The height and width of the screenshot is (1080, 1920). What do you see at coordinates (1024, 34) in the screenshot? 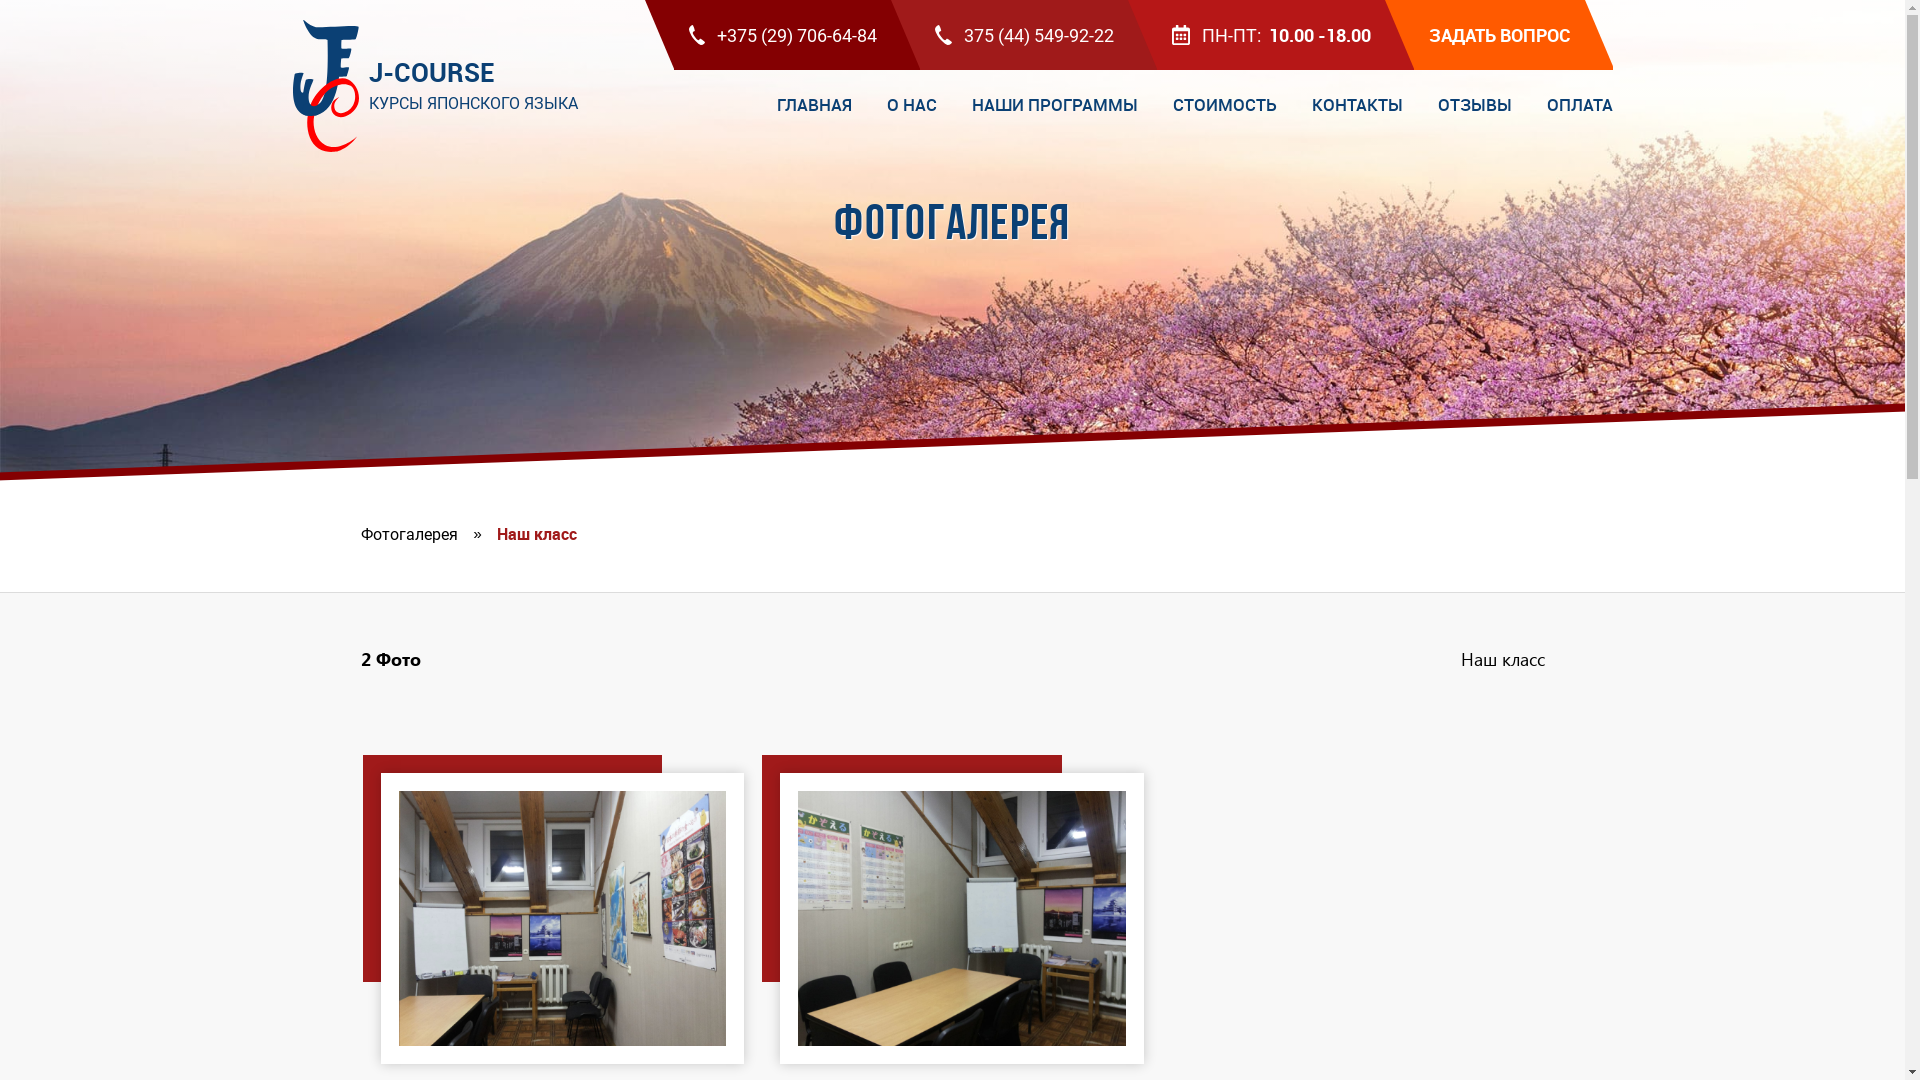
I see `'375 (44) 549-92-22'` at bounding box center [1024, 34].